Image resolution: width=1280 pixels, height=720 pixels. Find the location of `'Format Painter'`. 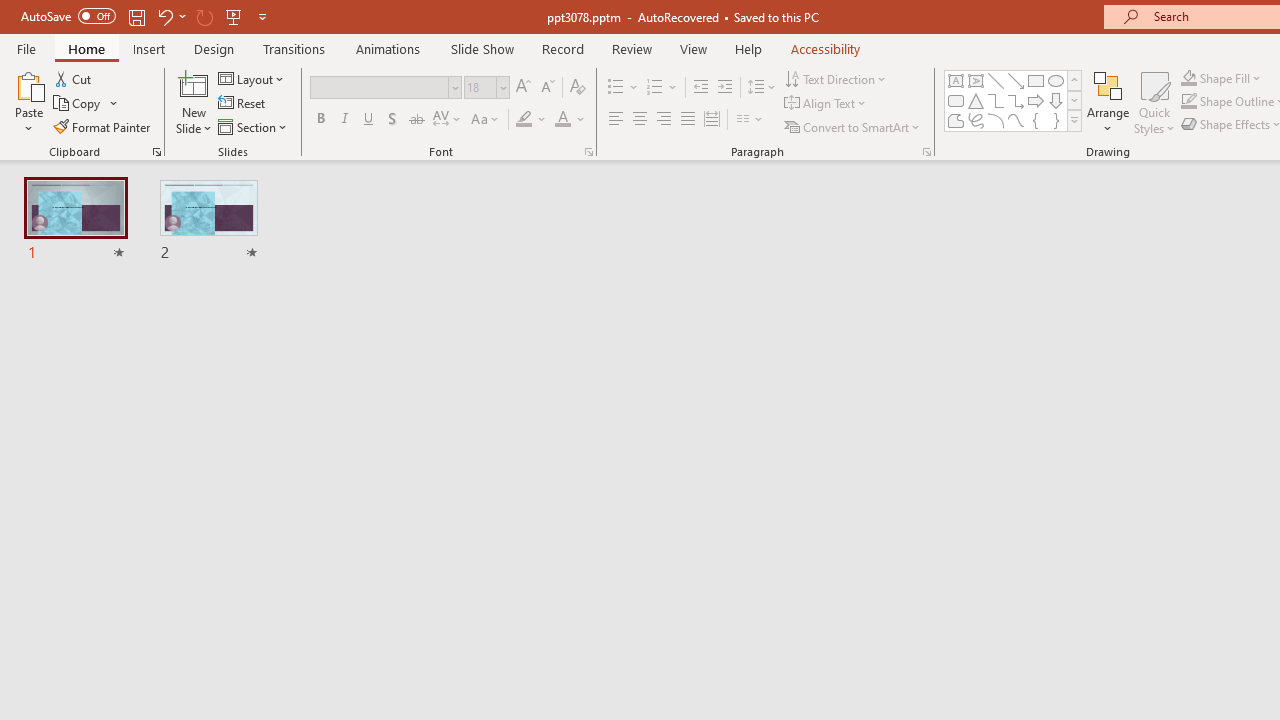

'Format Painter' is located at coordinates (102, 127).